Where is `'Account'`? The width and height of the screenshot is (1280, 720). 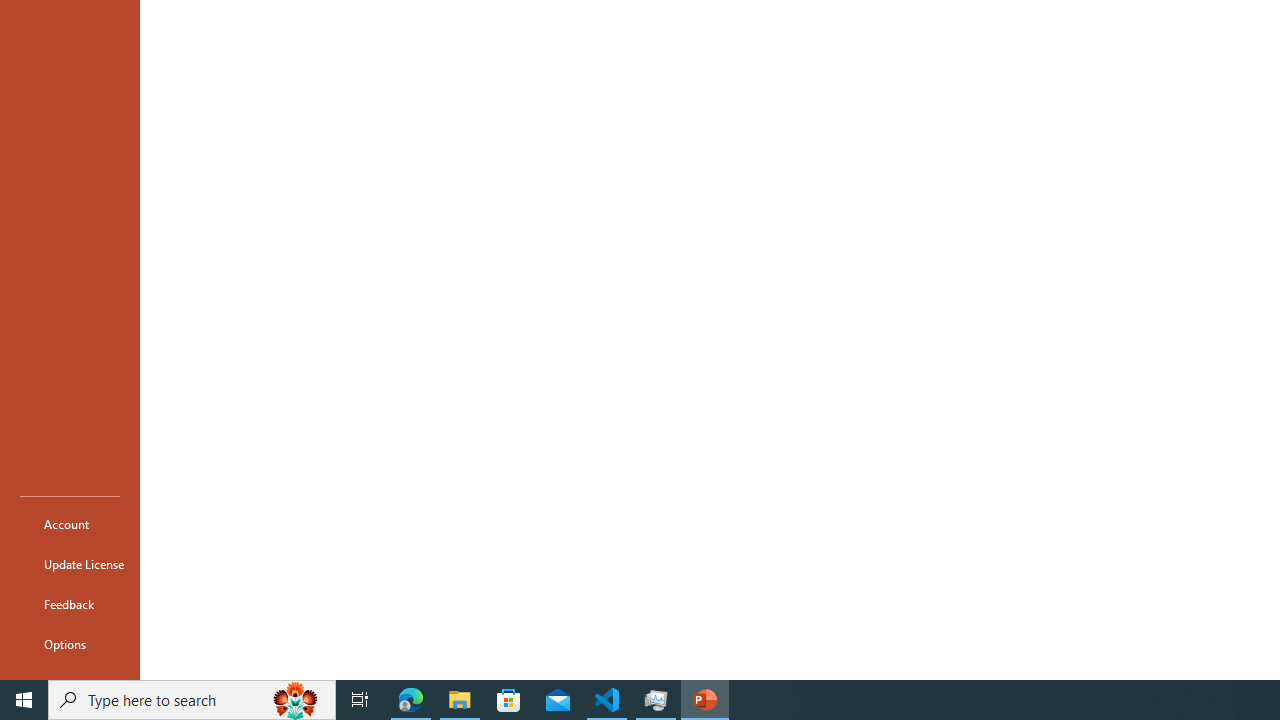 'Account' is located at coordinates (69, 523).